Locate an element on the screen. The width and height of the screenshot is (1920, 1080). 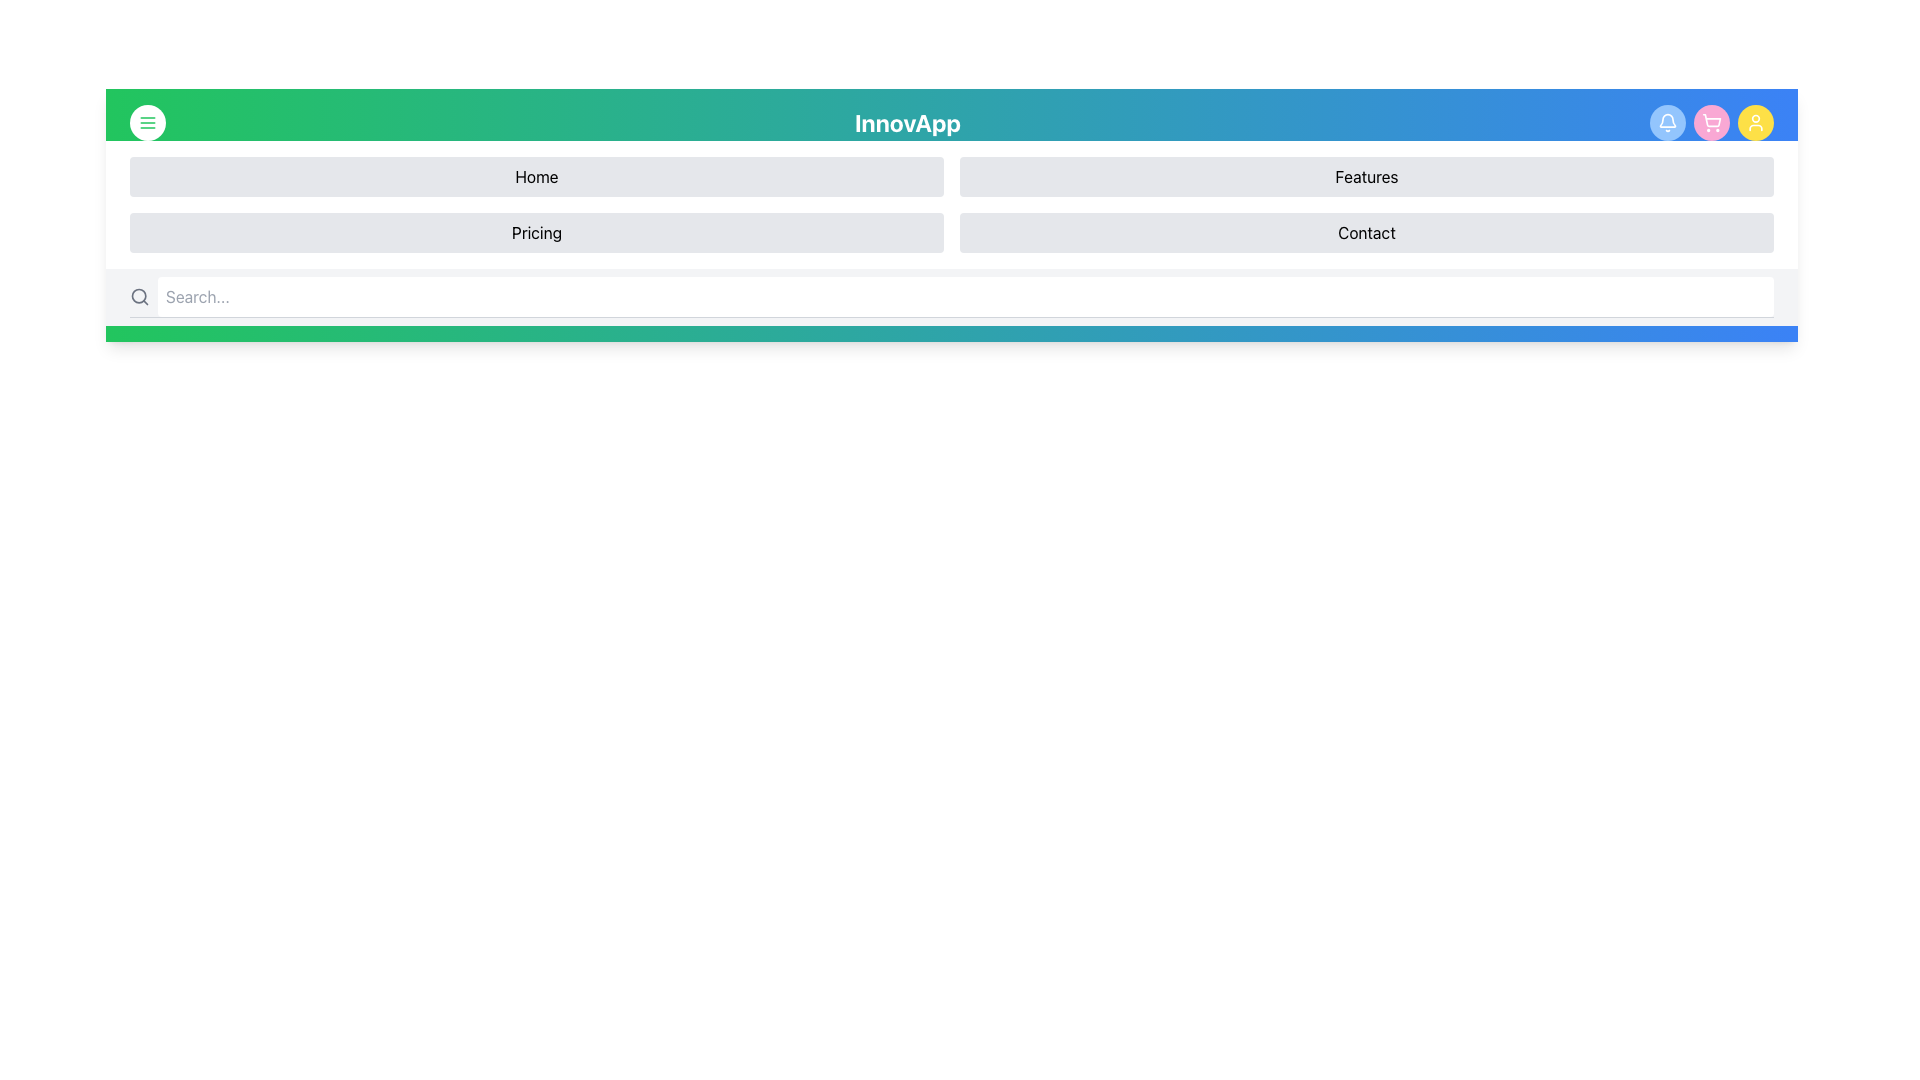
the 'Home' button, which is a rectangular button with rounded corners and a gray background is located at coordinates (537, 176).